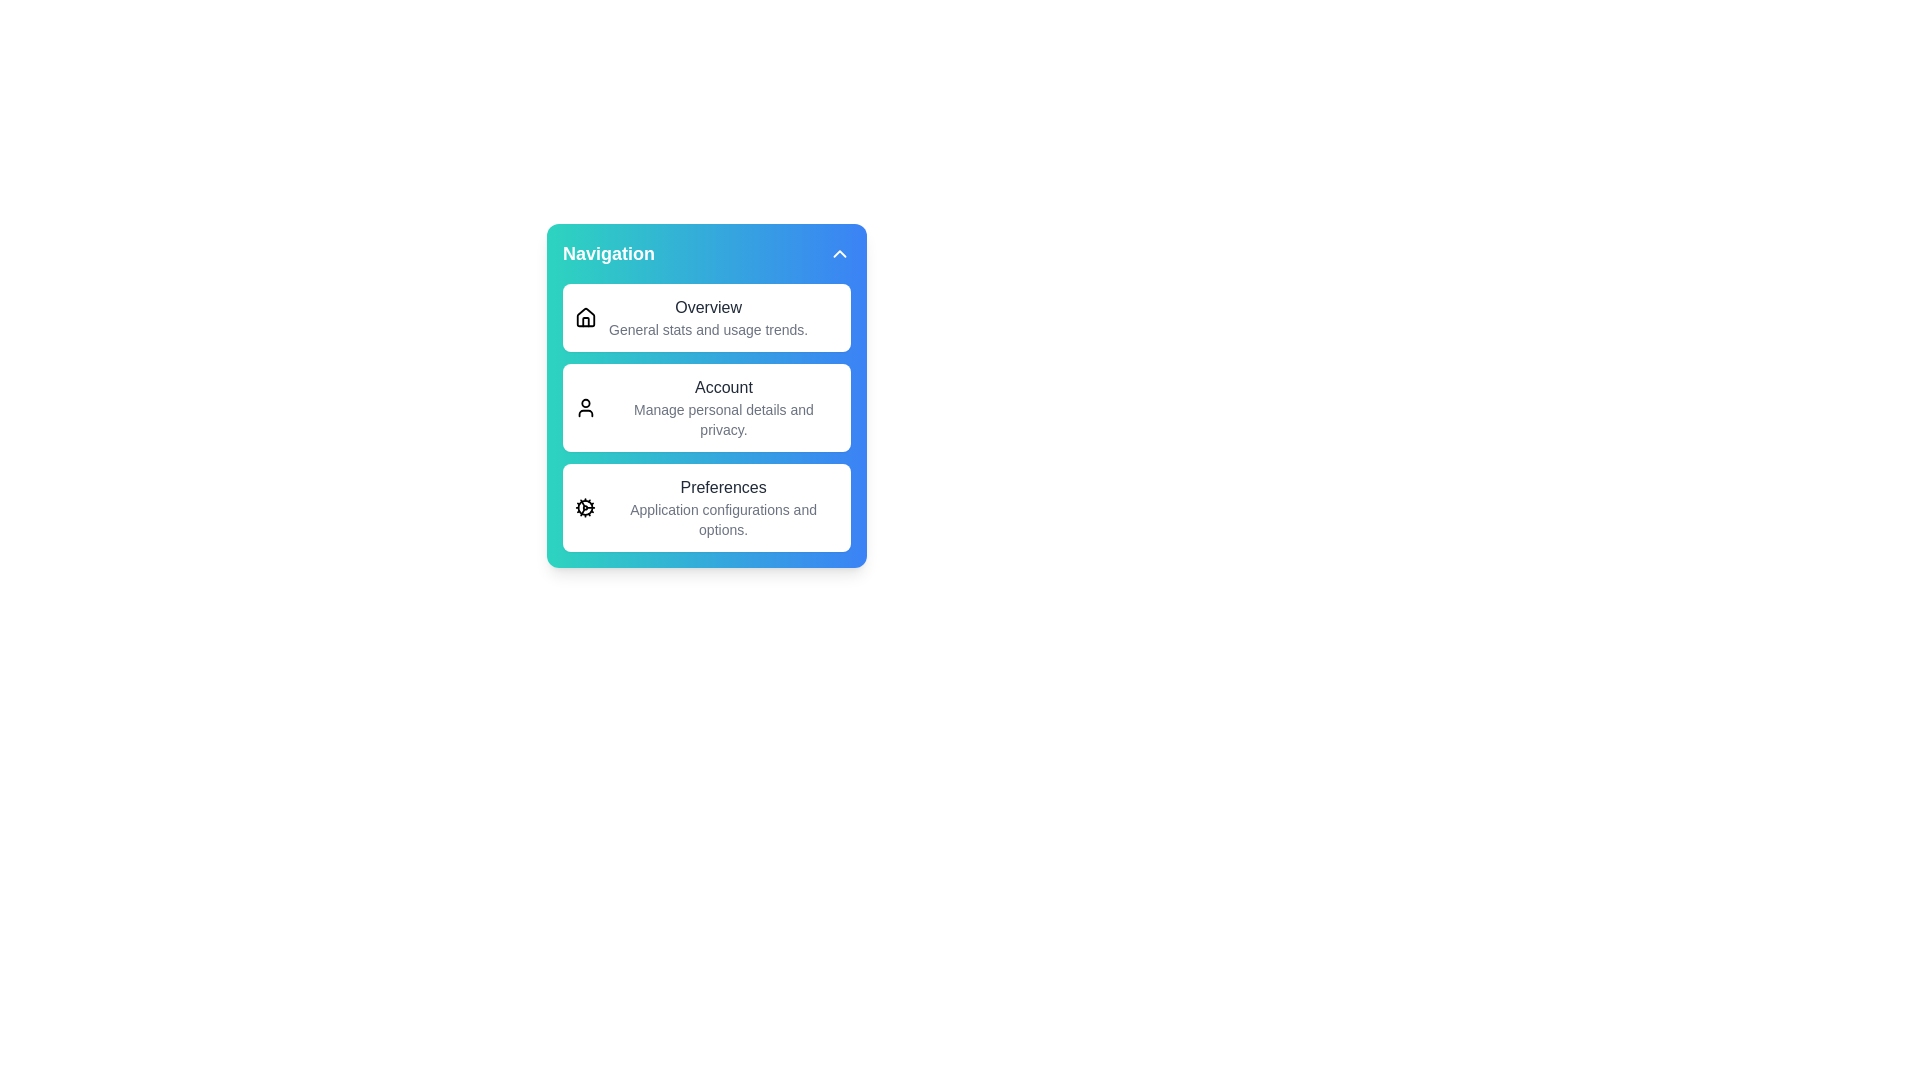  What do you see at coordinates (706, 507) in the screenshot?
I see `the menu item Preferences from the menu` at bounding box center [706, 507].